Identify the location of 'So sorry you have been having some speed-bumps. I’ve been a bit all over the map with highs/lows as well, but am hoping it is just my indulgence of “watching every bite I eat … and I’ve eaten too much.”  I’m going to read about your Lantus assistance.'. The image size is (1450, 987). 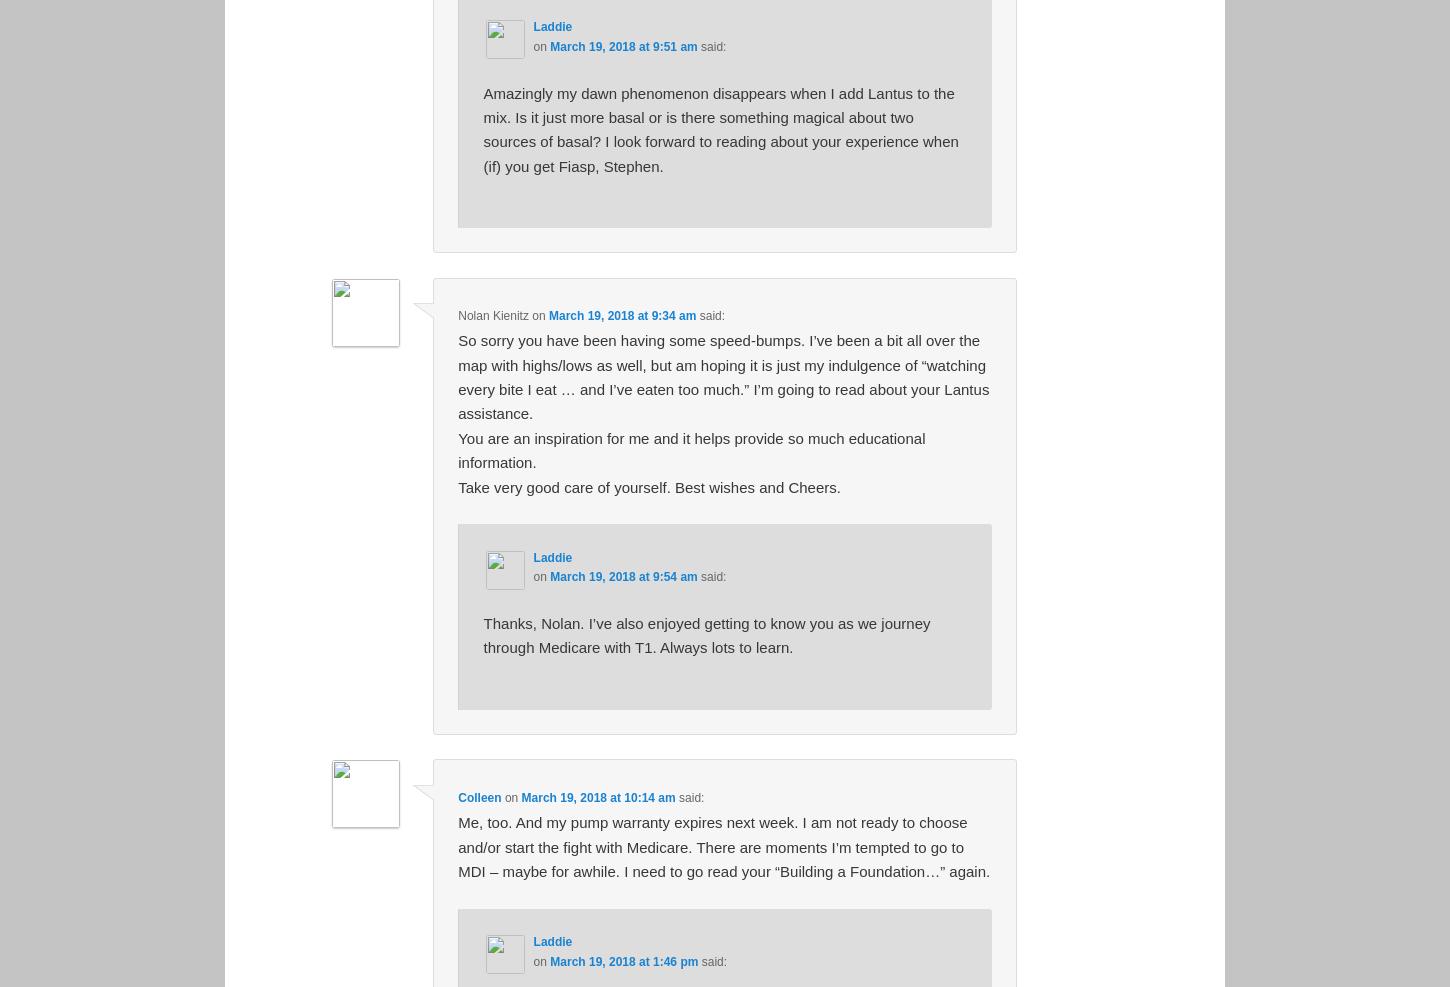
(722, 377).